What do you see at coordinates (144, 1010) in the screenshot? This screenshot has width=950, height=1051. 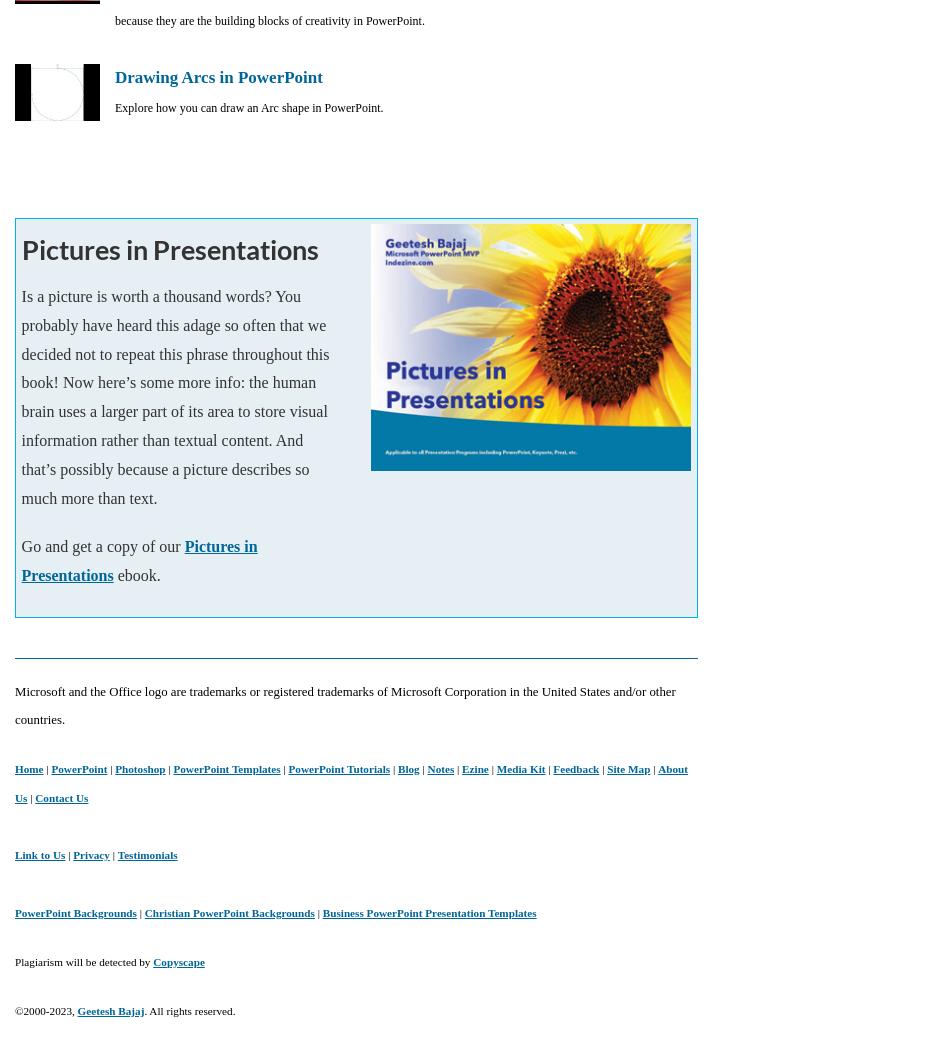 I see `'. All rights reserved.'` at bounding box center [144, 1010].